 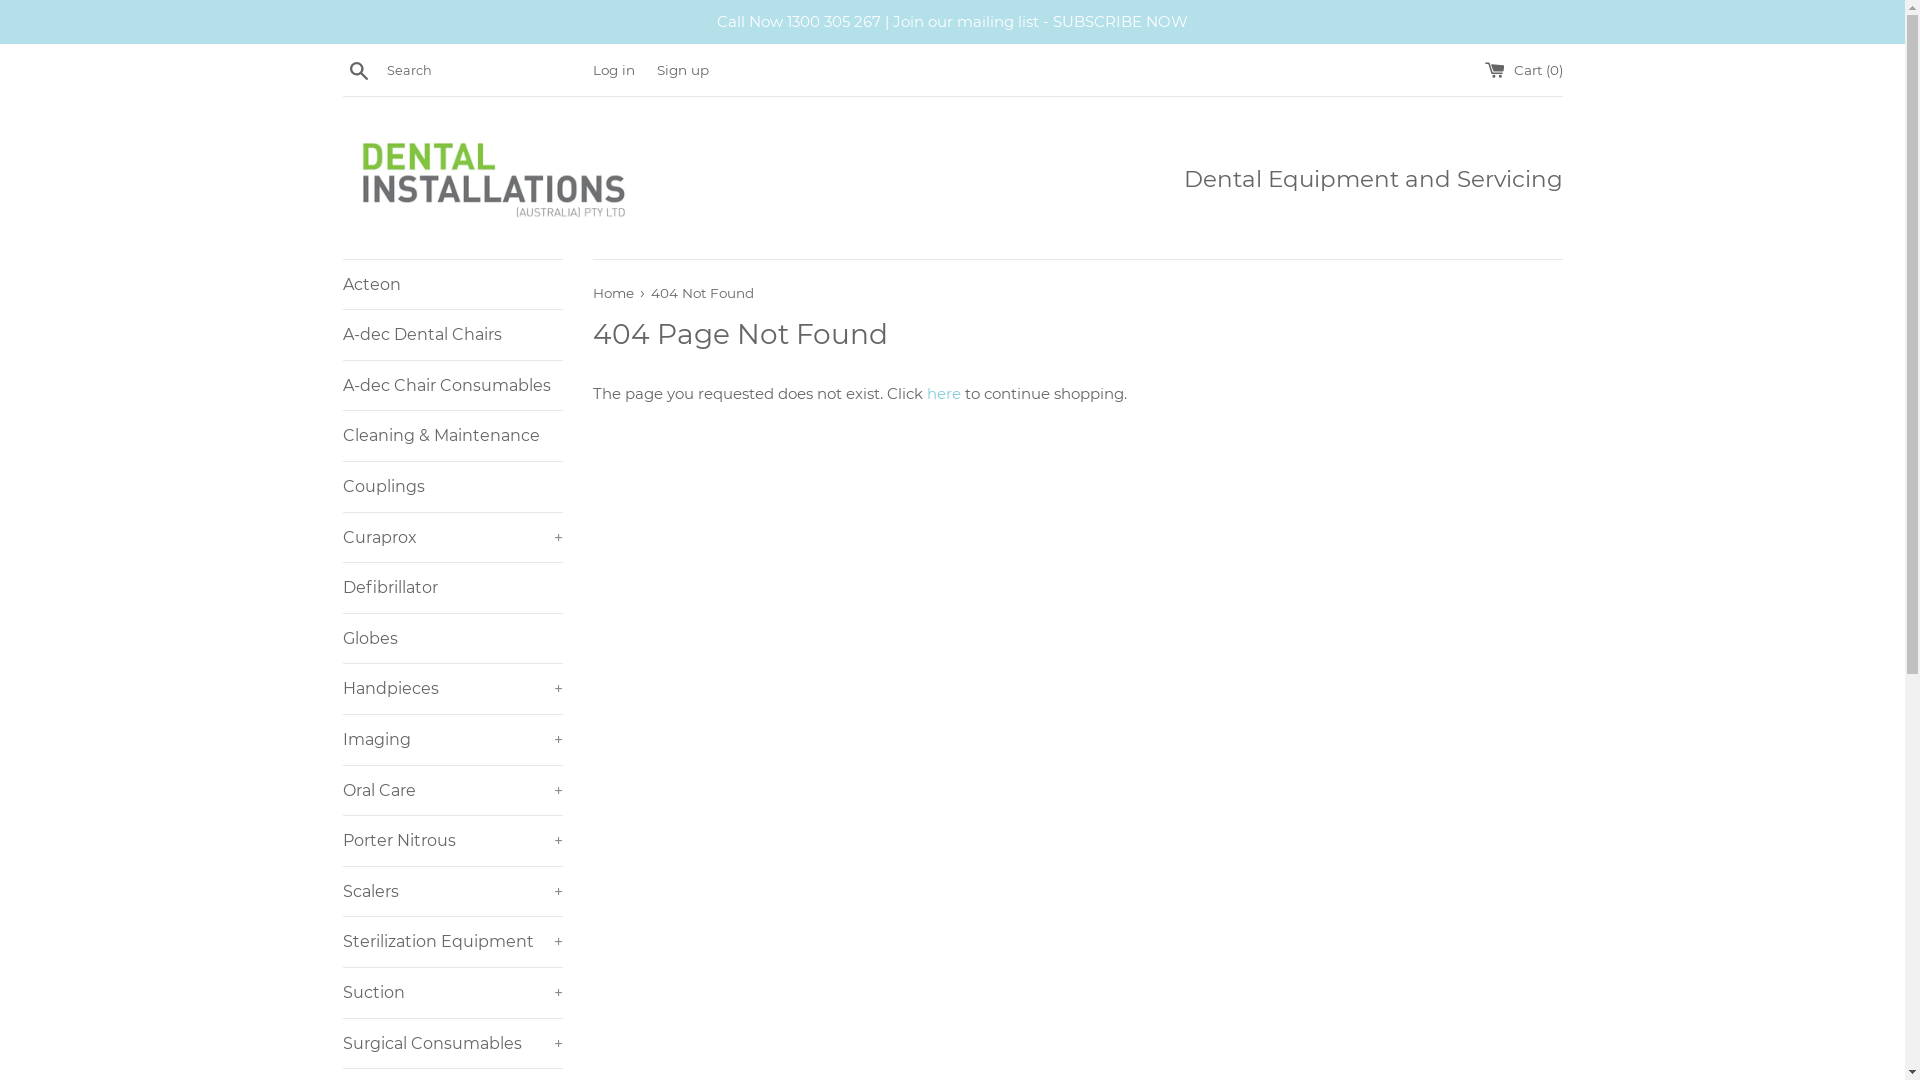 I want to click on 'Globes', so click(x=450, y=639).